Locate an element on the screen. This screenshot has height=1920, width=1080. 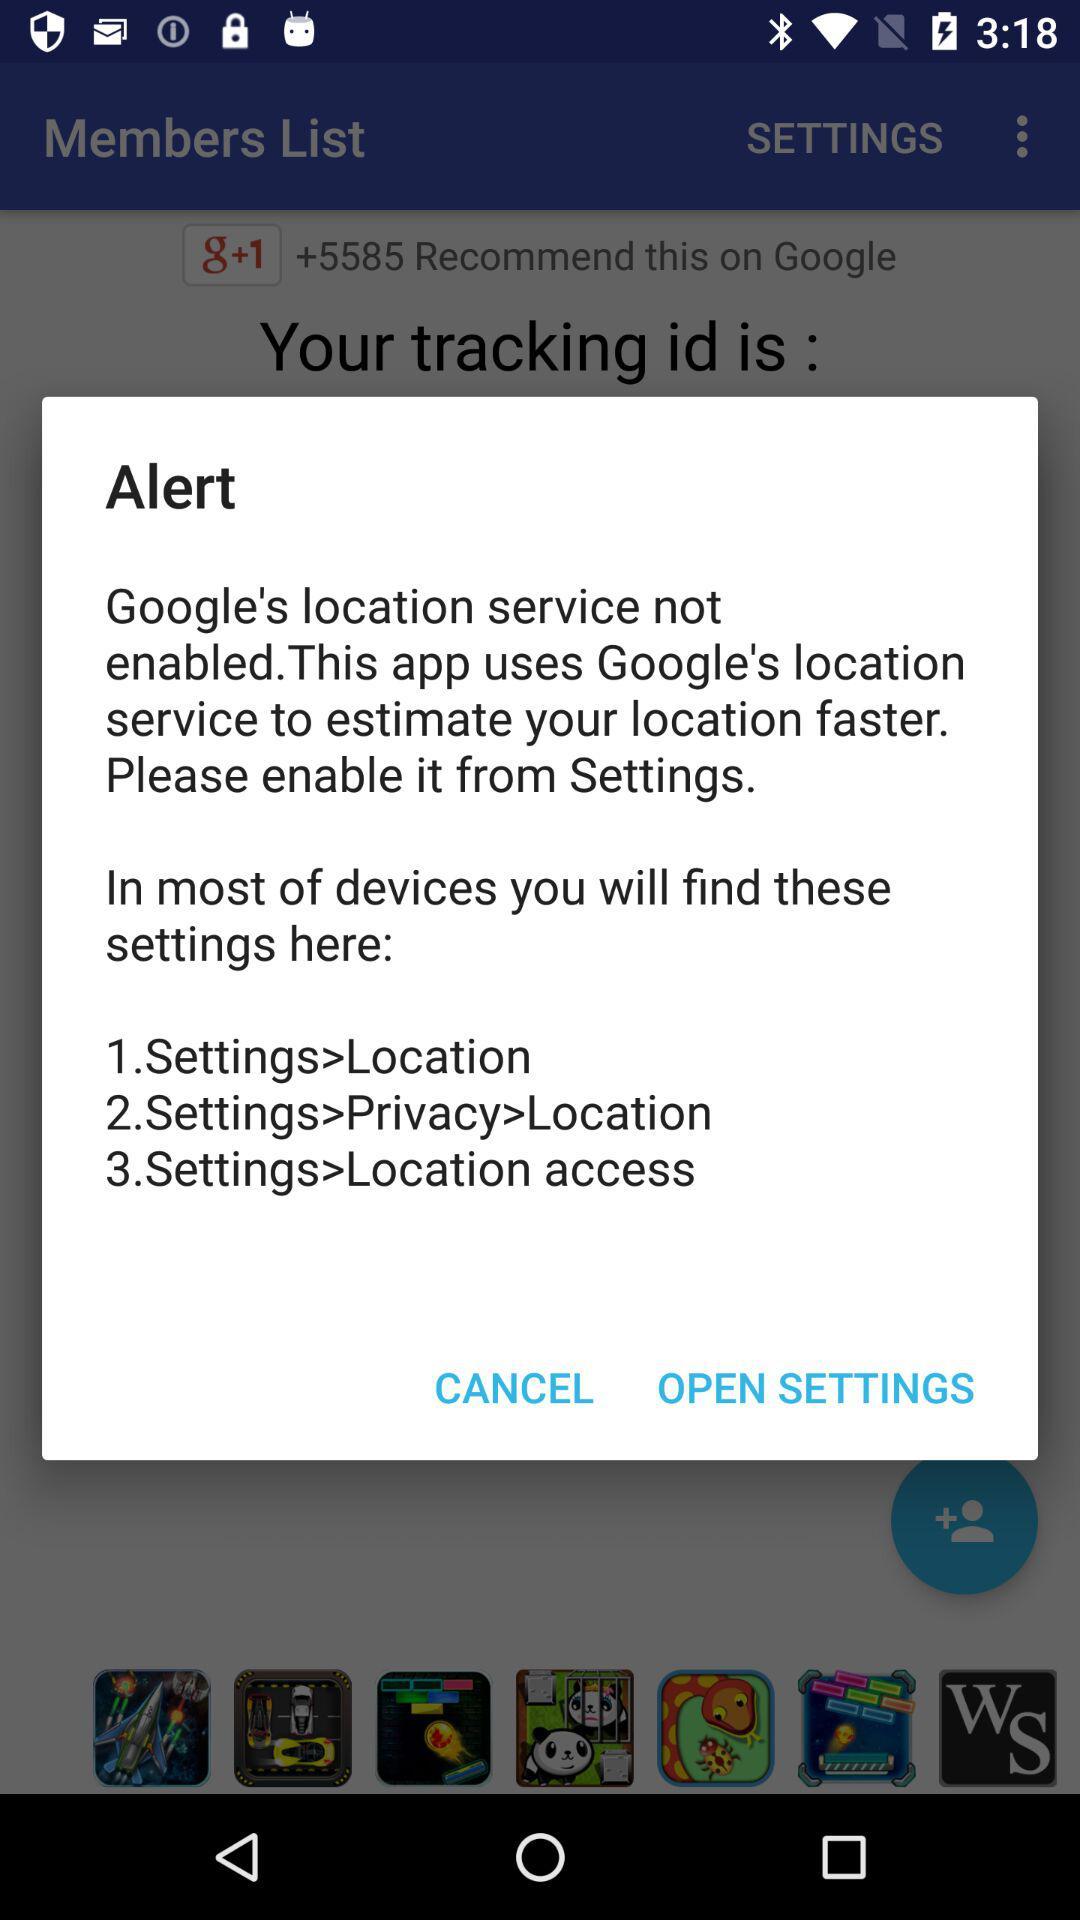
the open settings icon is located at coordinates (816, 1385).